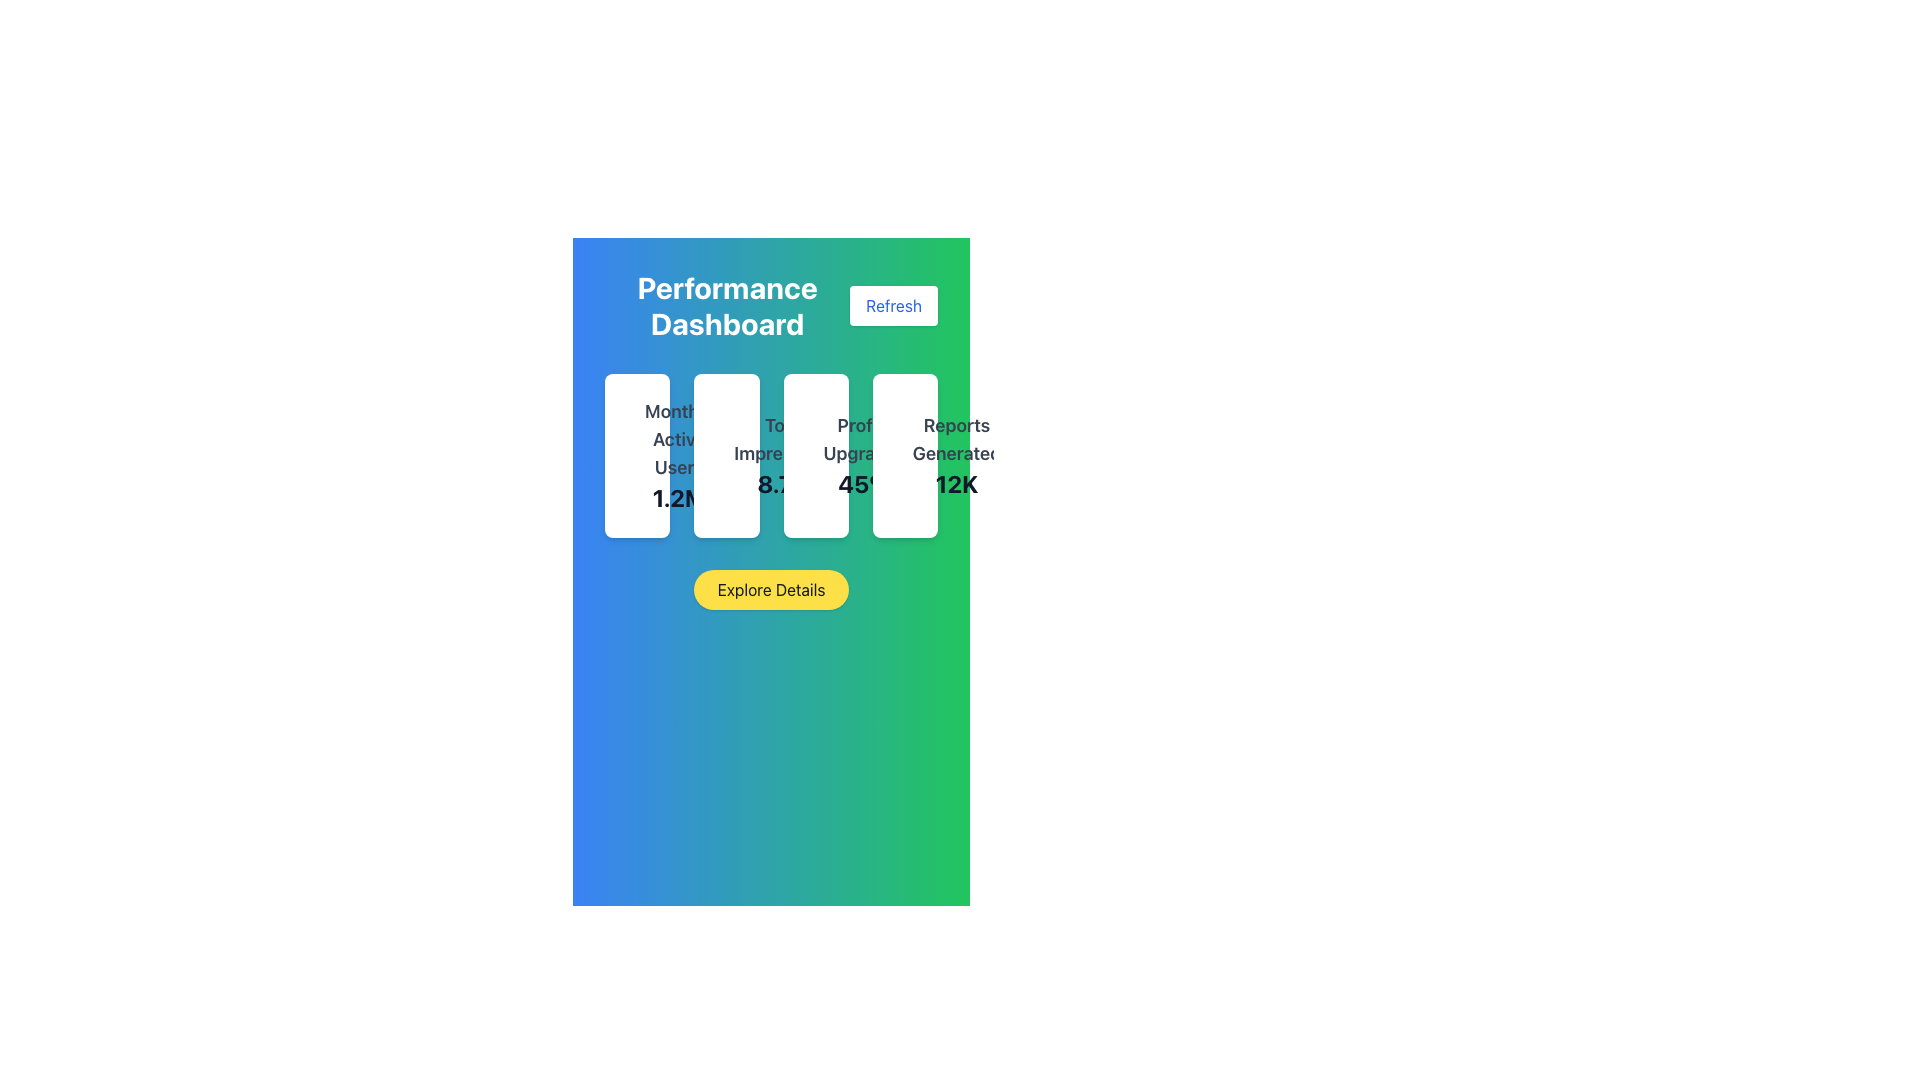 The width and height of the screenshot is (1920, 1080). What do you see at coordinates (679, 438) in the screenshot?
I see `the text label 'Monthly Active Users' which is styled in a large bold font and positioned above the numeric figure '1.2M' in the leftmost card on the dashboard` at bounding box center [679, 438].